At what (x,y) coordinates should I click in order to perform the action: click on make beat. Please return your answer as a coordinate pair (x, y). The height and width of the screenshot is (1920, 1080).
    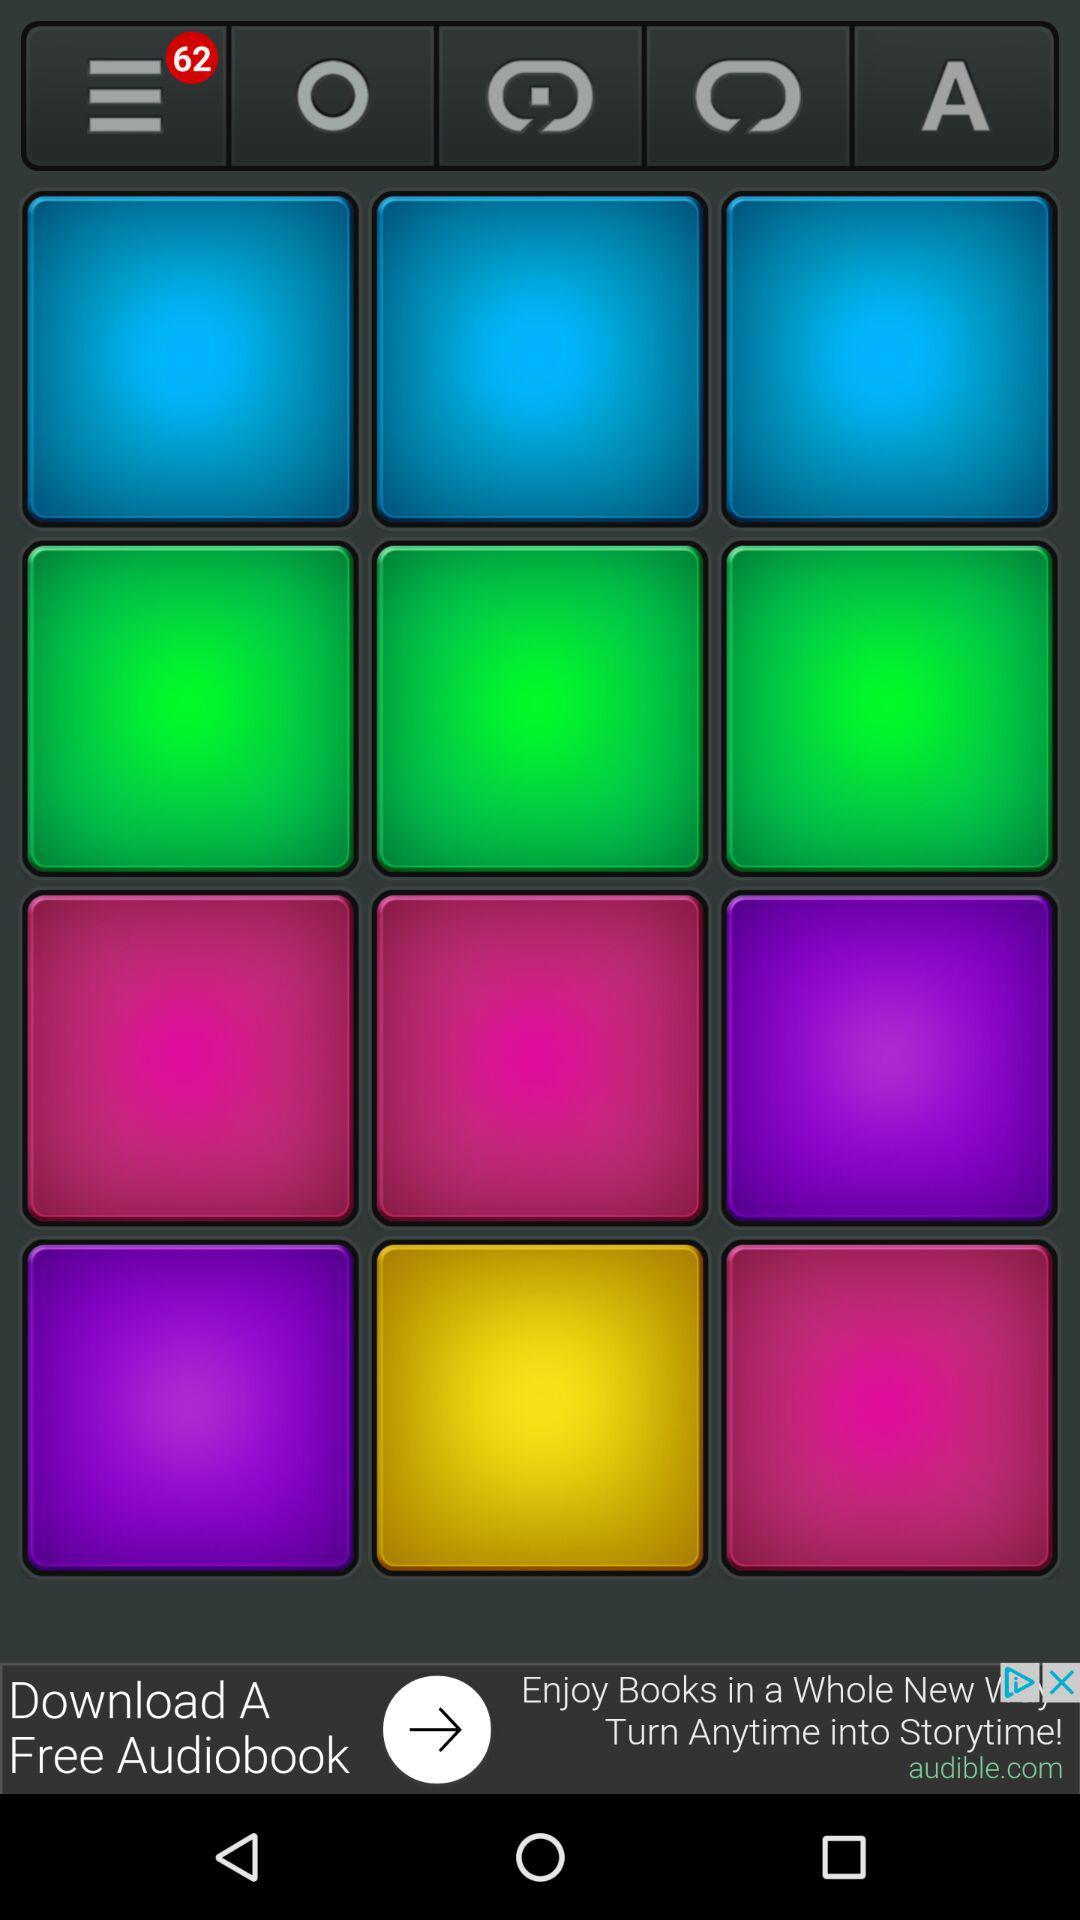
    Looking at the image, I should click on (888, 1057).